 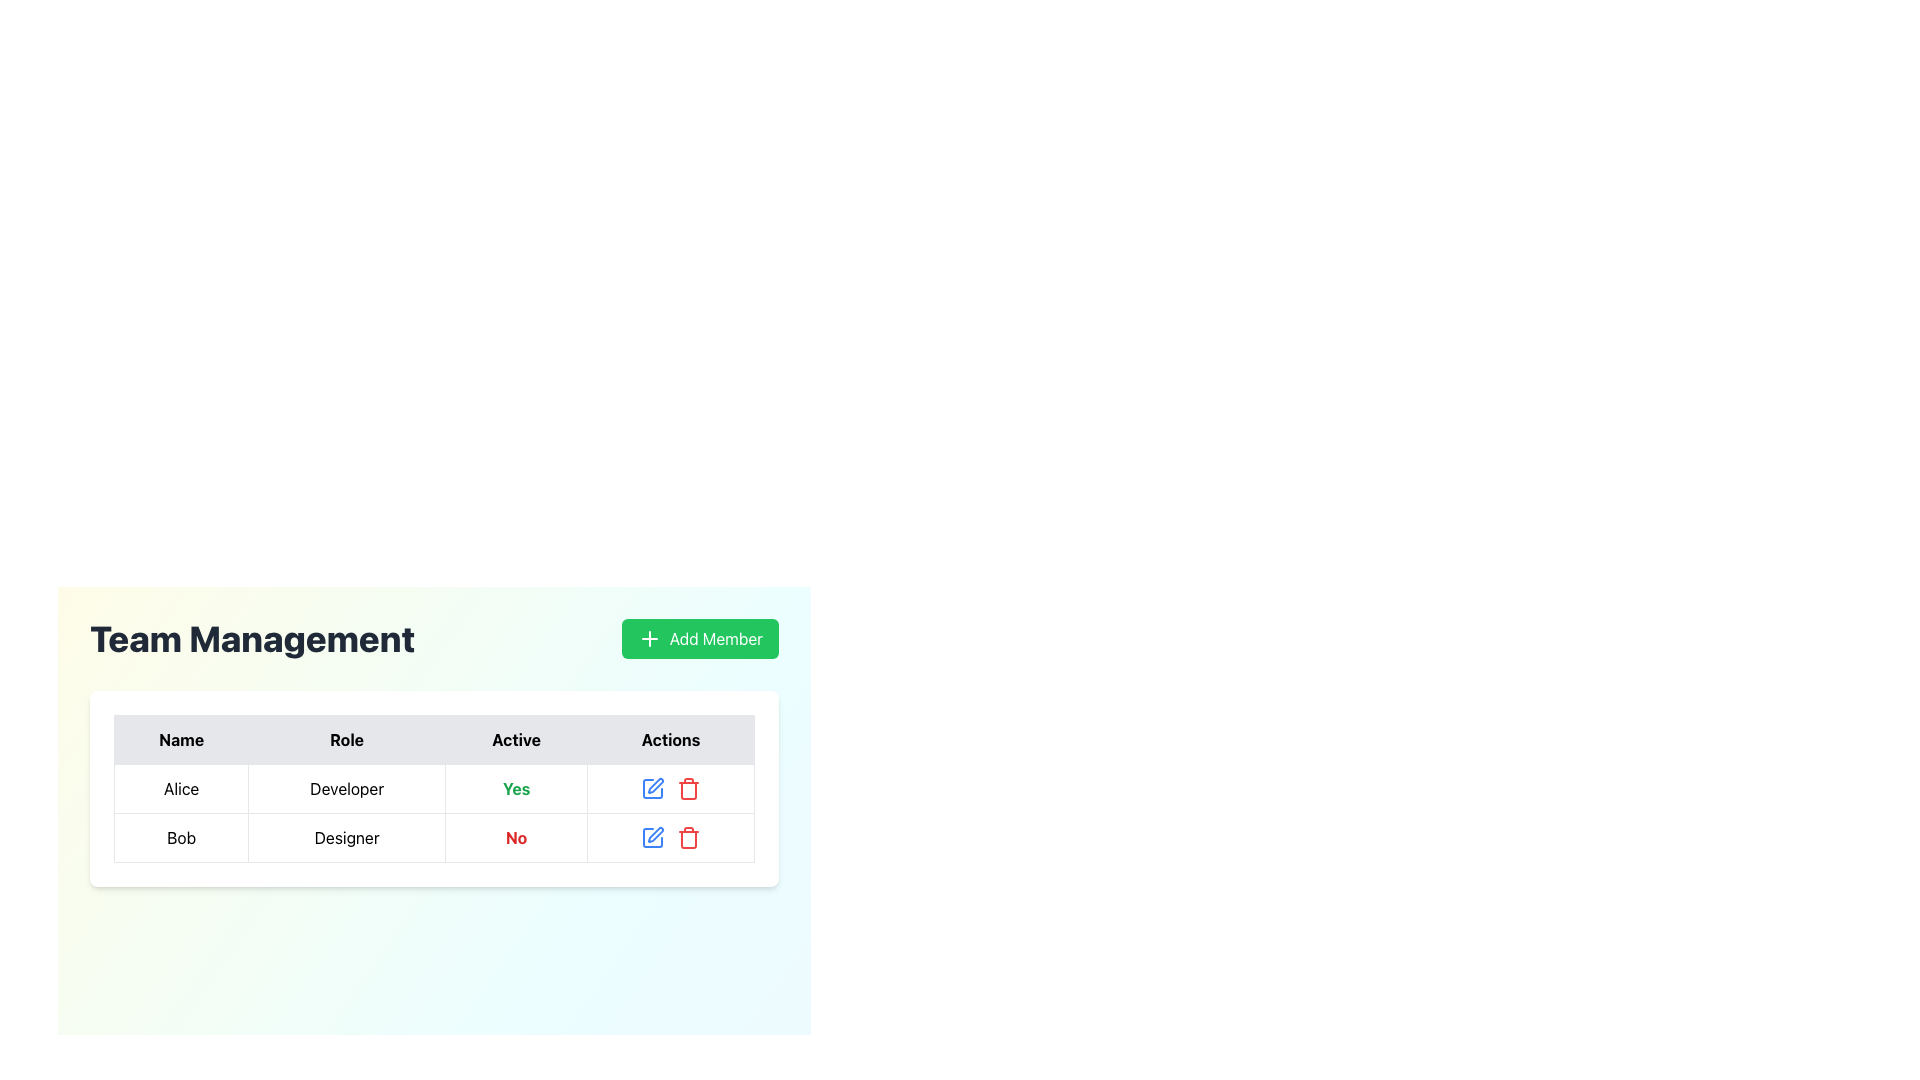 I want to click on the bold green text label reading 'Yes' located in the 'Active' column under the 'Alice' entry in the team management table, so click(x=516, y=788).